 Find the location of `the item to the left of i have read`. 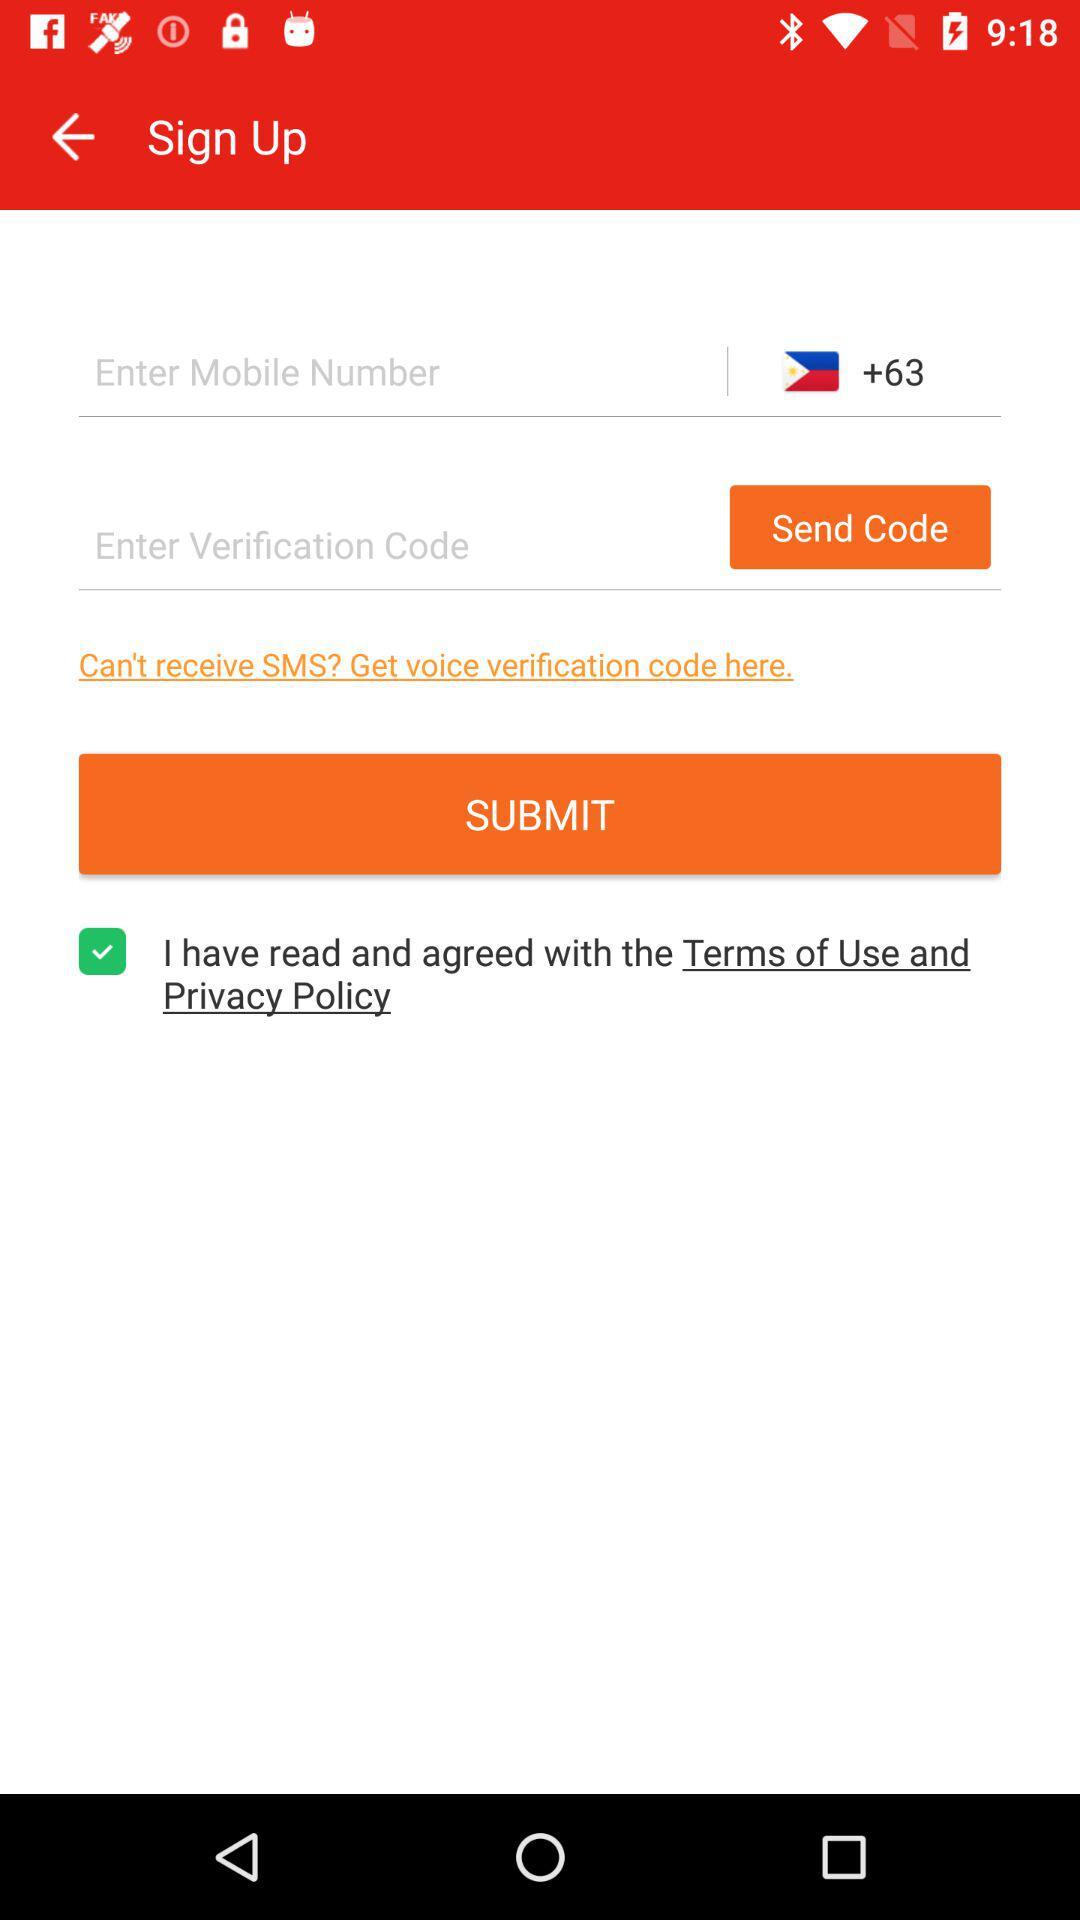

the item to the left of i have read is located at coordinates (102, 950).